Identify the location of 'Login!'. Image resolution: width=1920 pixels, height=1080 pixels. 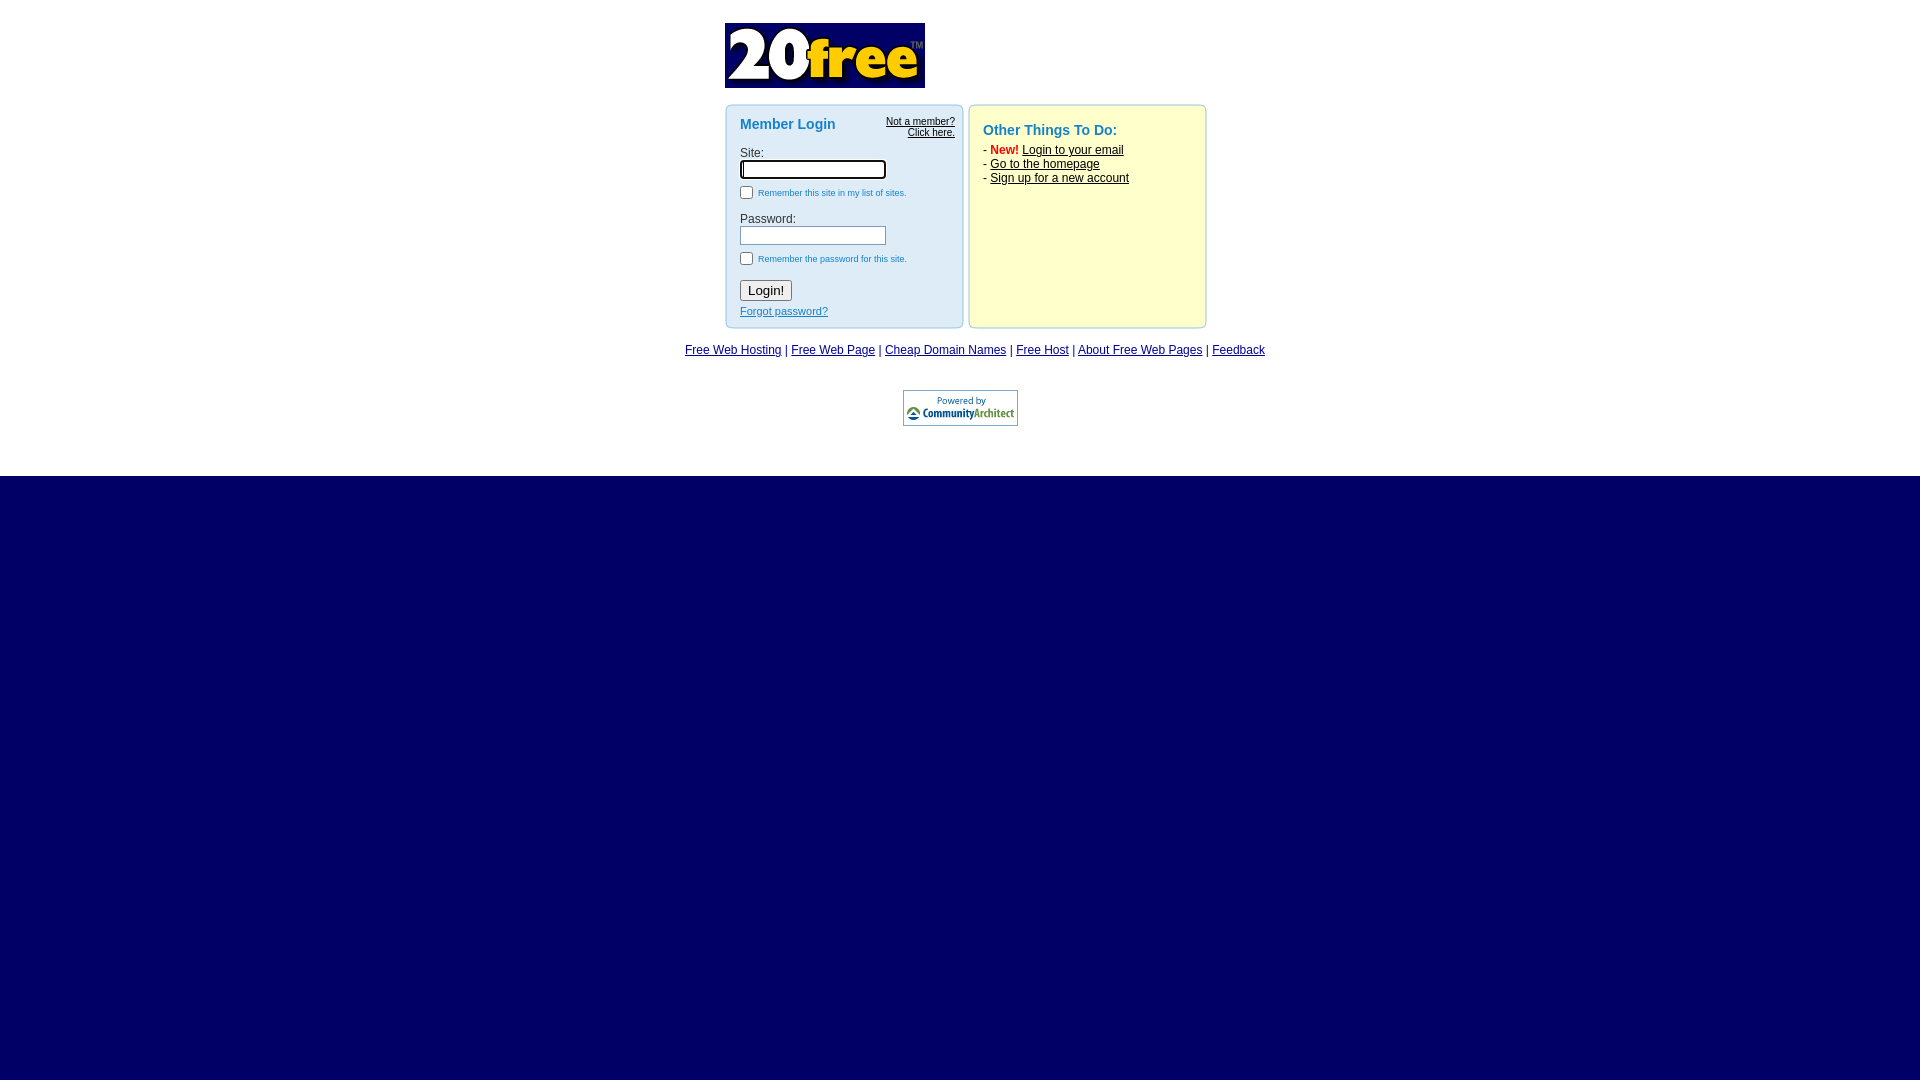
(765, 290).